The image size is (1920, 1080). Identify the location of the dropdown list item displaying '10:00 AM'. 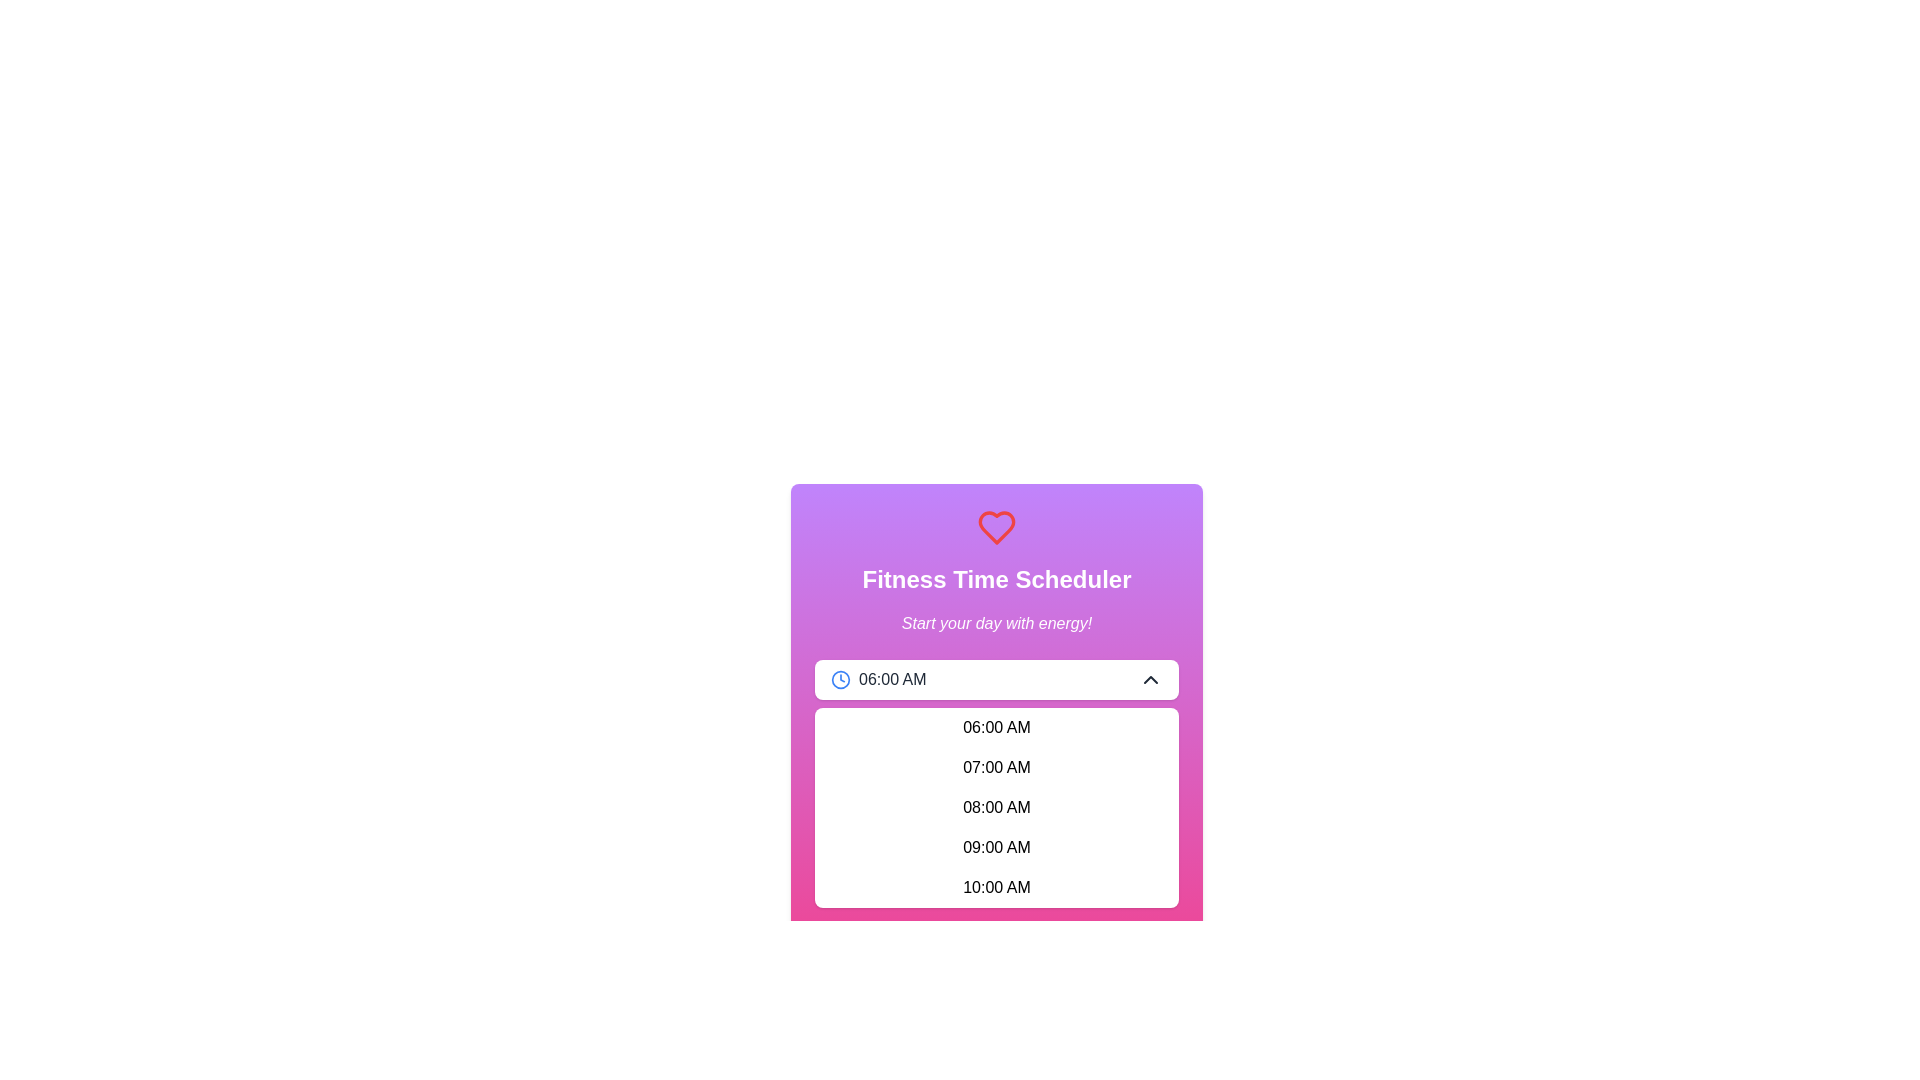
(997, 886).